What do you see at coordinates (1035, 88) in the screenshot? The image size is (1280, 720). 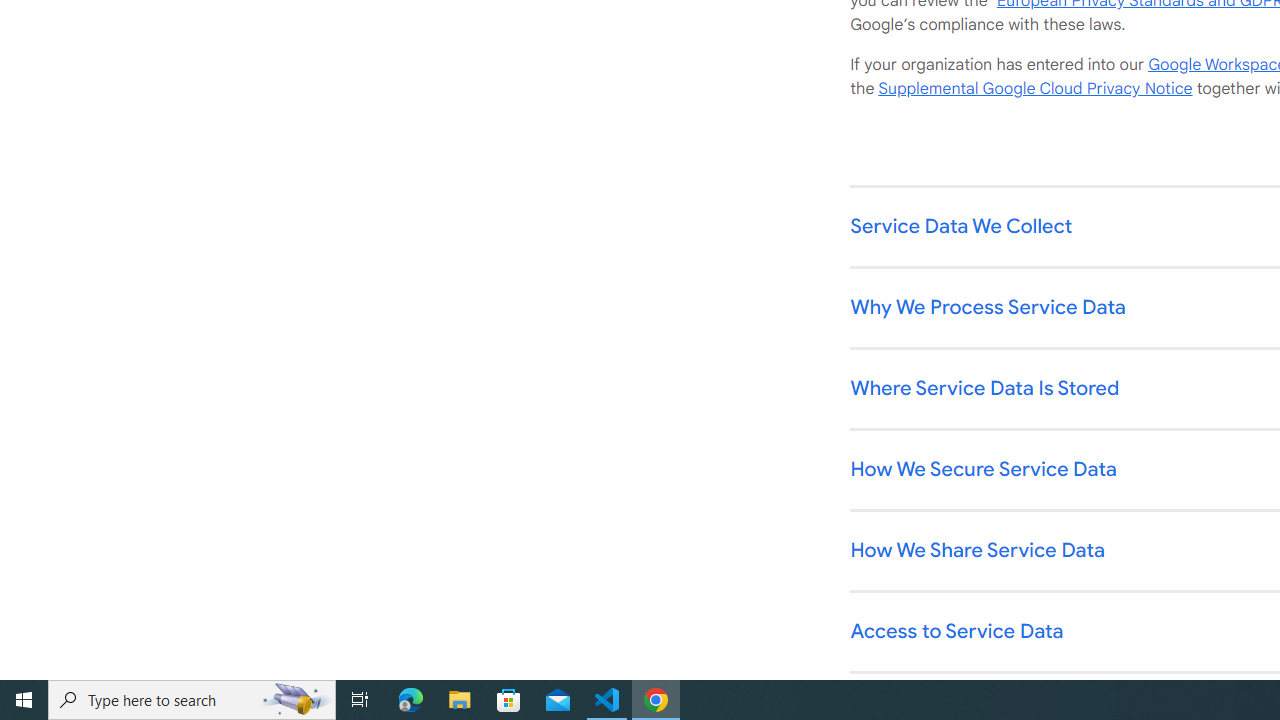 I see `'Supplemental Google Cloud Privacy Notice'` at bounding box center [1035, 88].